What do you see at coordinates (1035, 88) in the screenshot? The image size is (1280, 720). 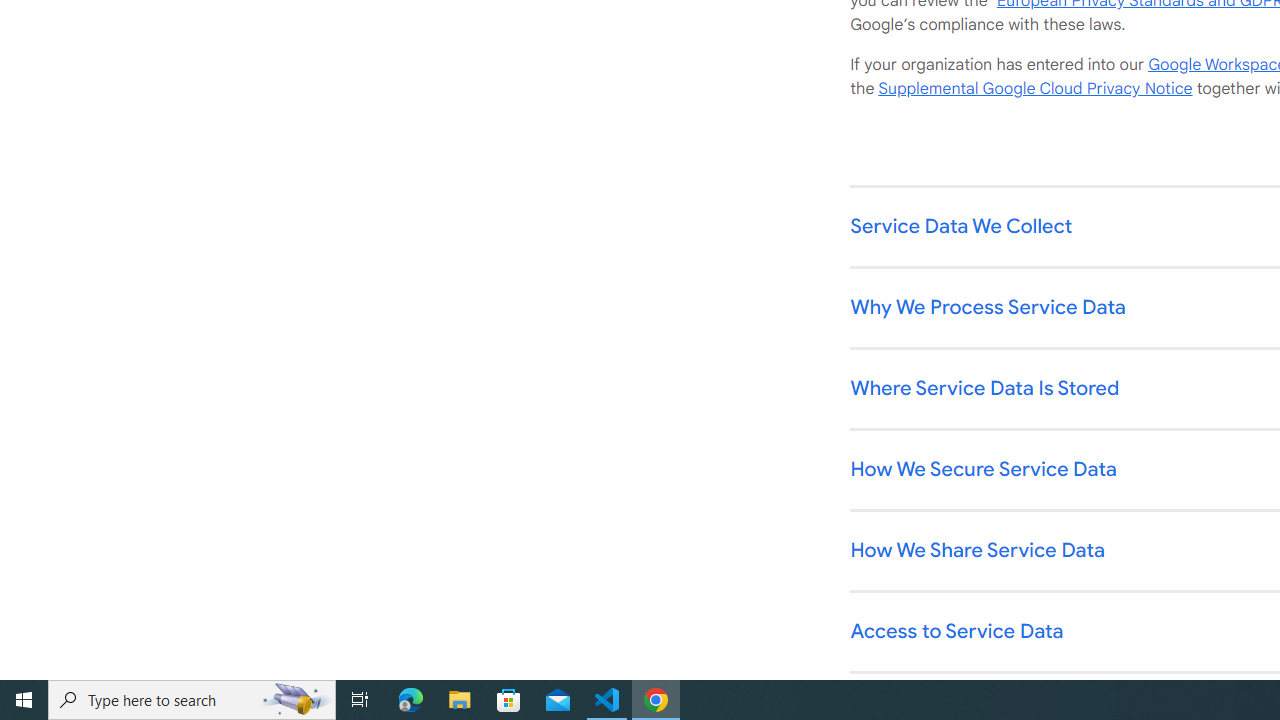 I see `'Supplemental Google Cloud Privacy Notice'` at bounding box center [1035, 88].